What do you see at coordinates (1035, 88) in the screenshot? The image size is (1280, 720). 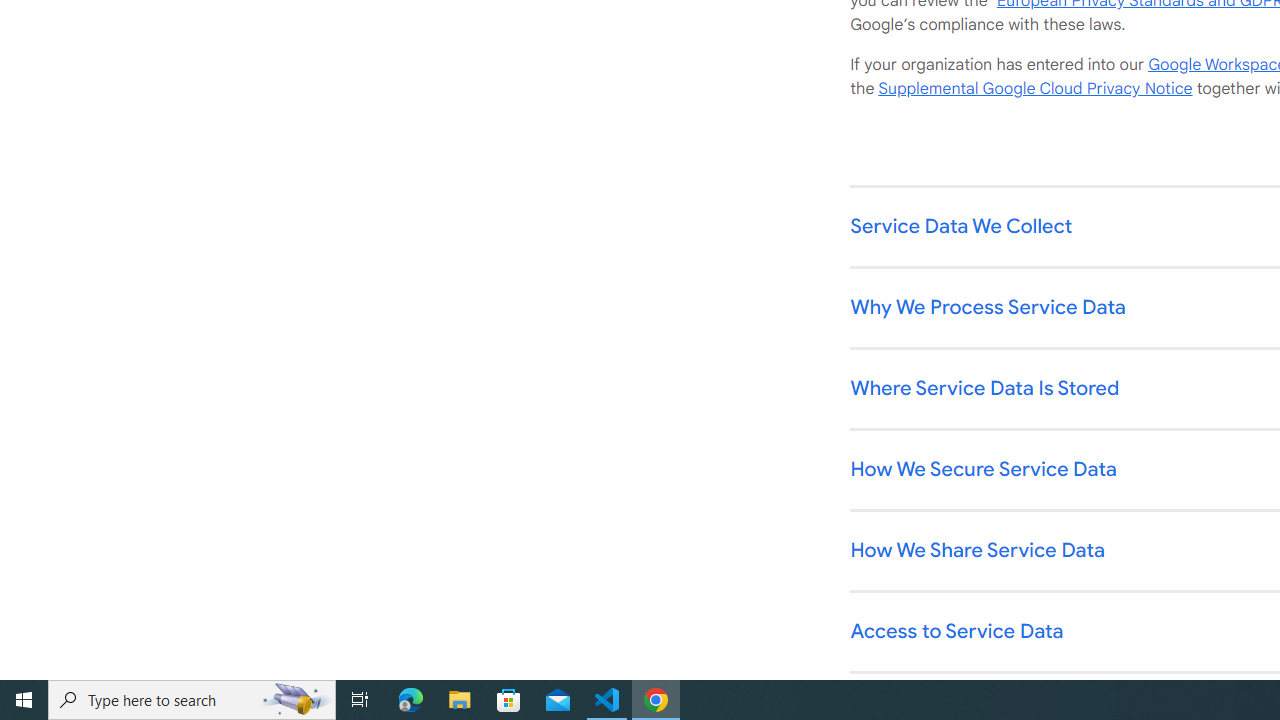 I see `'Supplemental Google Cloud Privacy Notice'` at bounding box center [1035, 88].